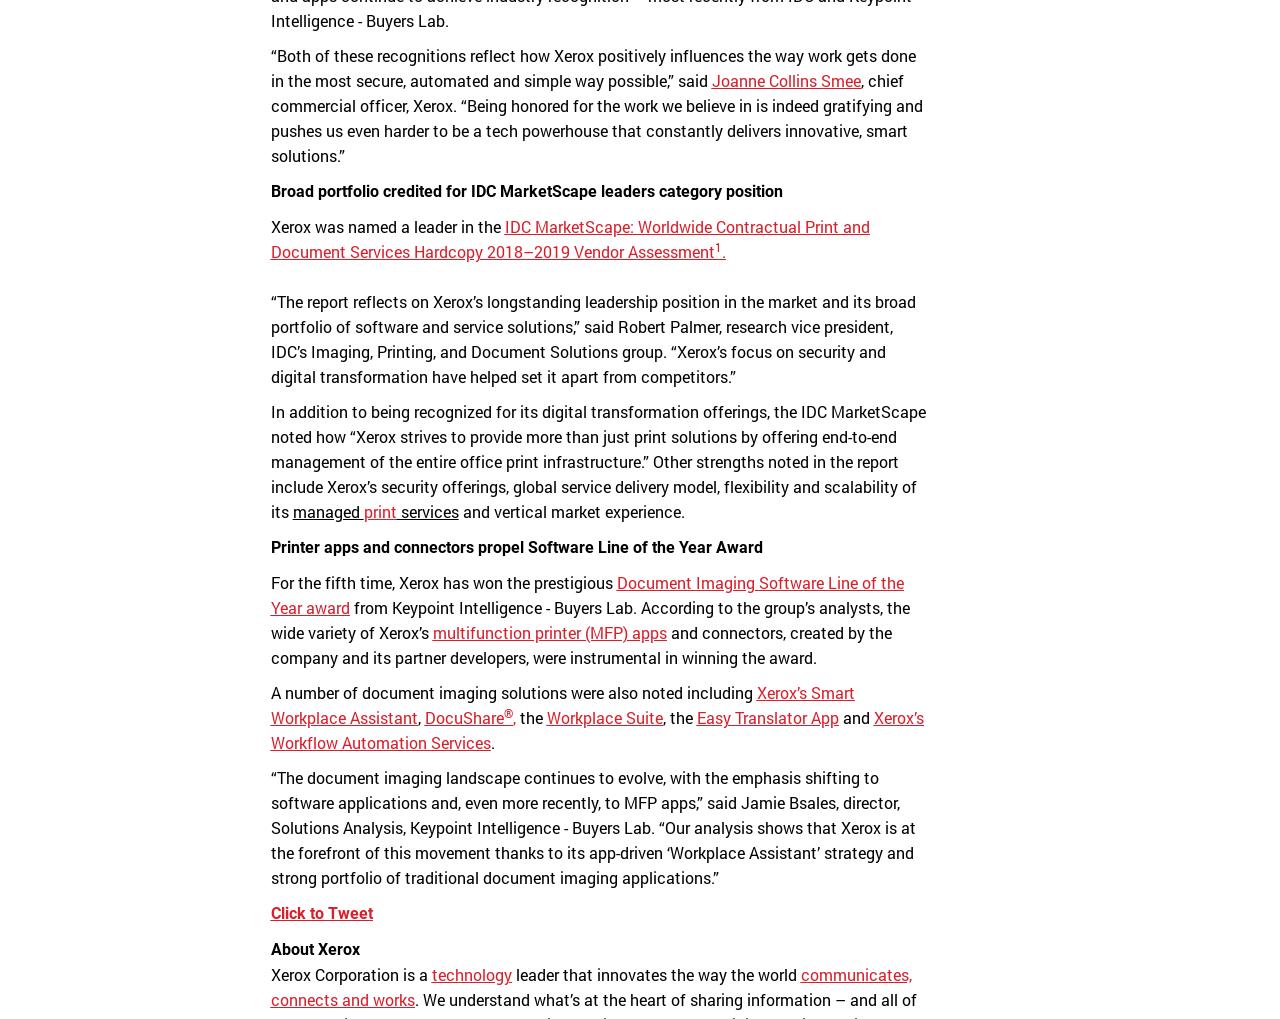 The width and height of the screenshot is (1280, 1019). What do you see at coordinates (396, 511) in the screenshot?
I see `'services'` at bounding box center [396, 511].